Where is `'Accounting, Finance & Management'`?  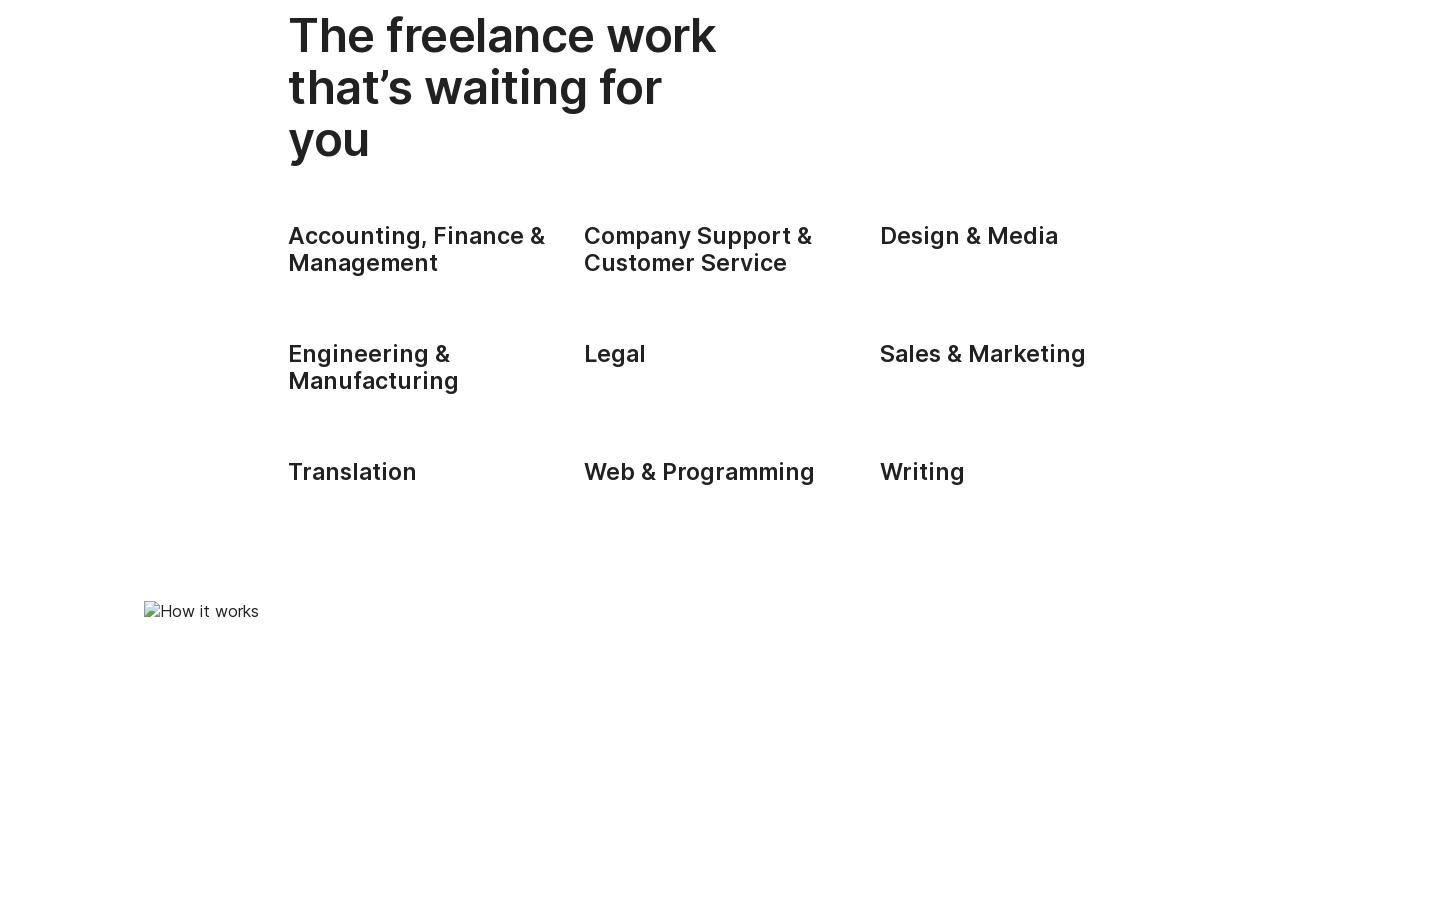
'Accounting, Finance & Management' is located at coordinates (415, 247).